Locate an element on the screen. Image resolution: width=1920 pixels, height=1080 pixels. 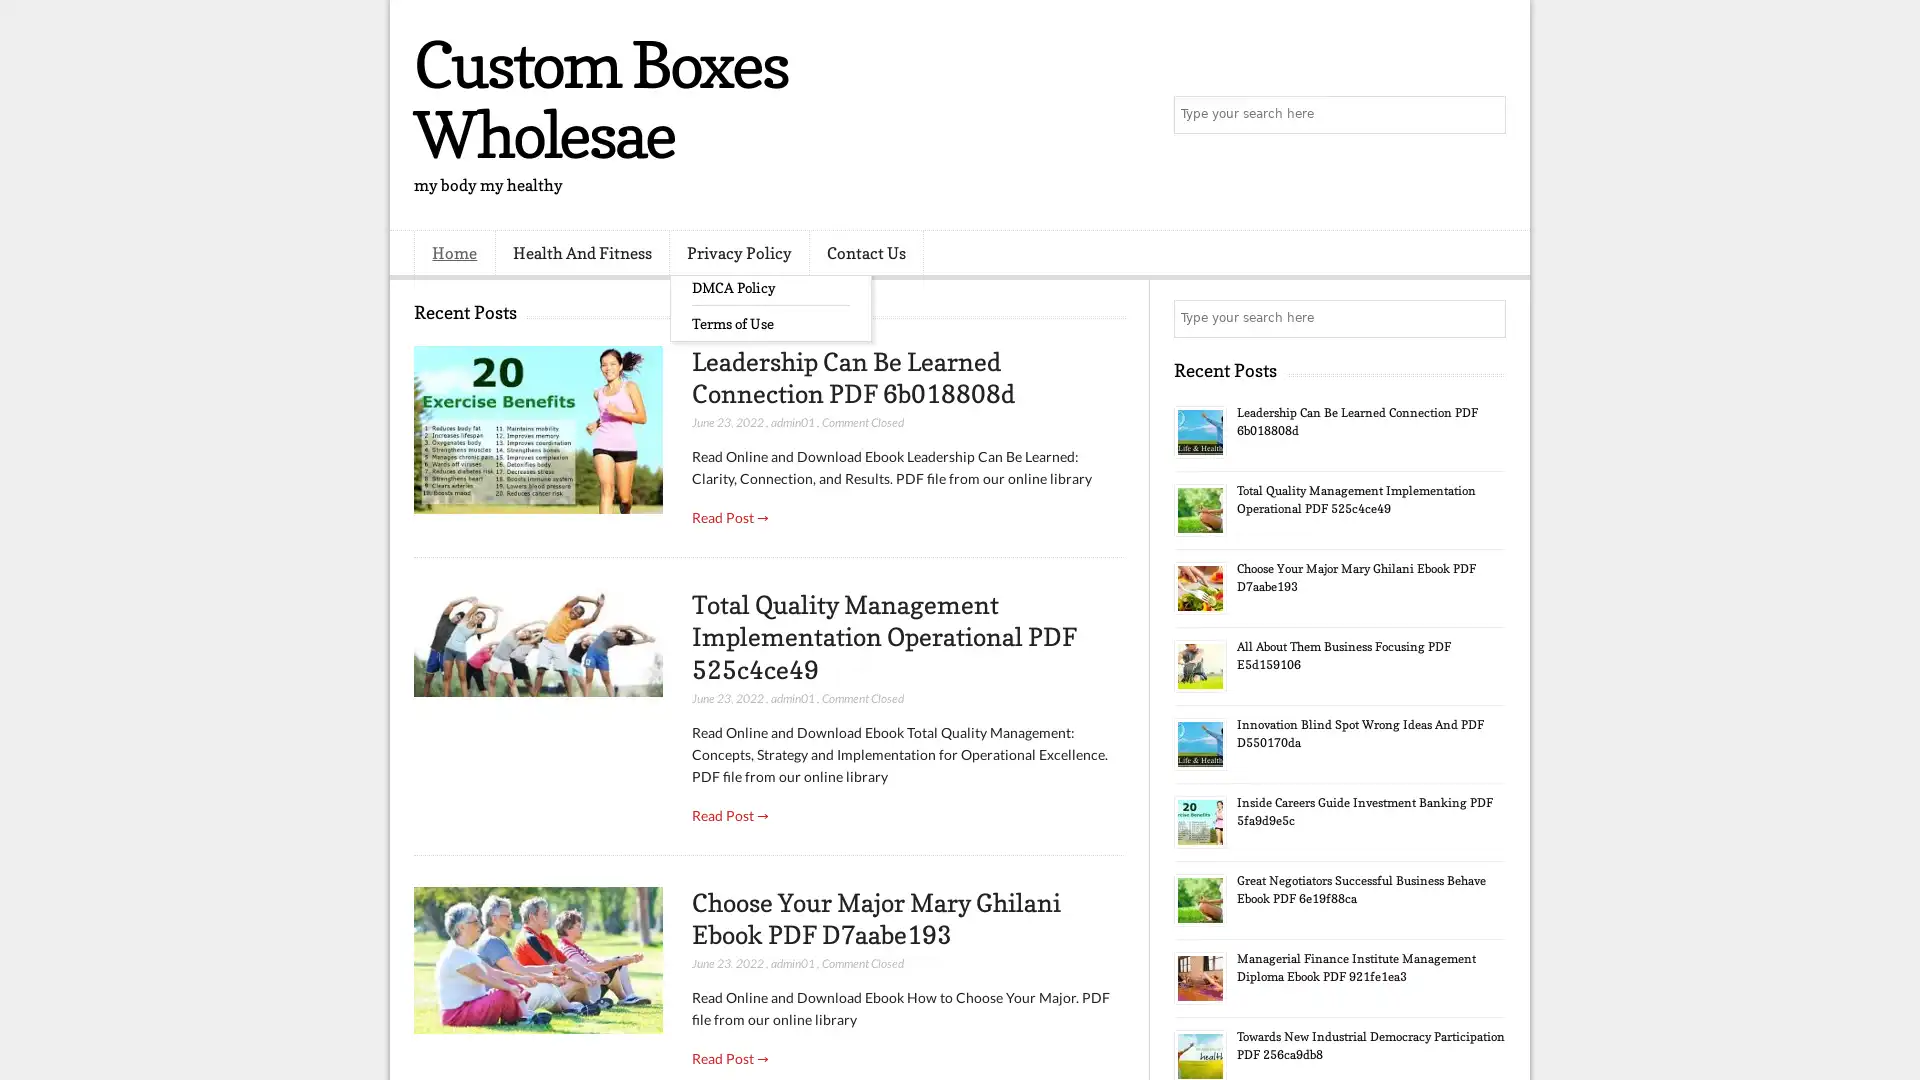
Search is located at coordinates (1485, 318).